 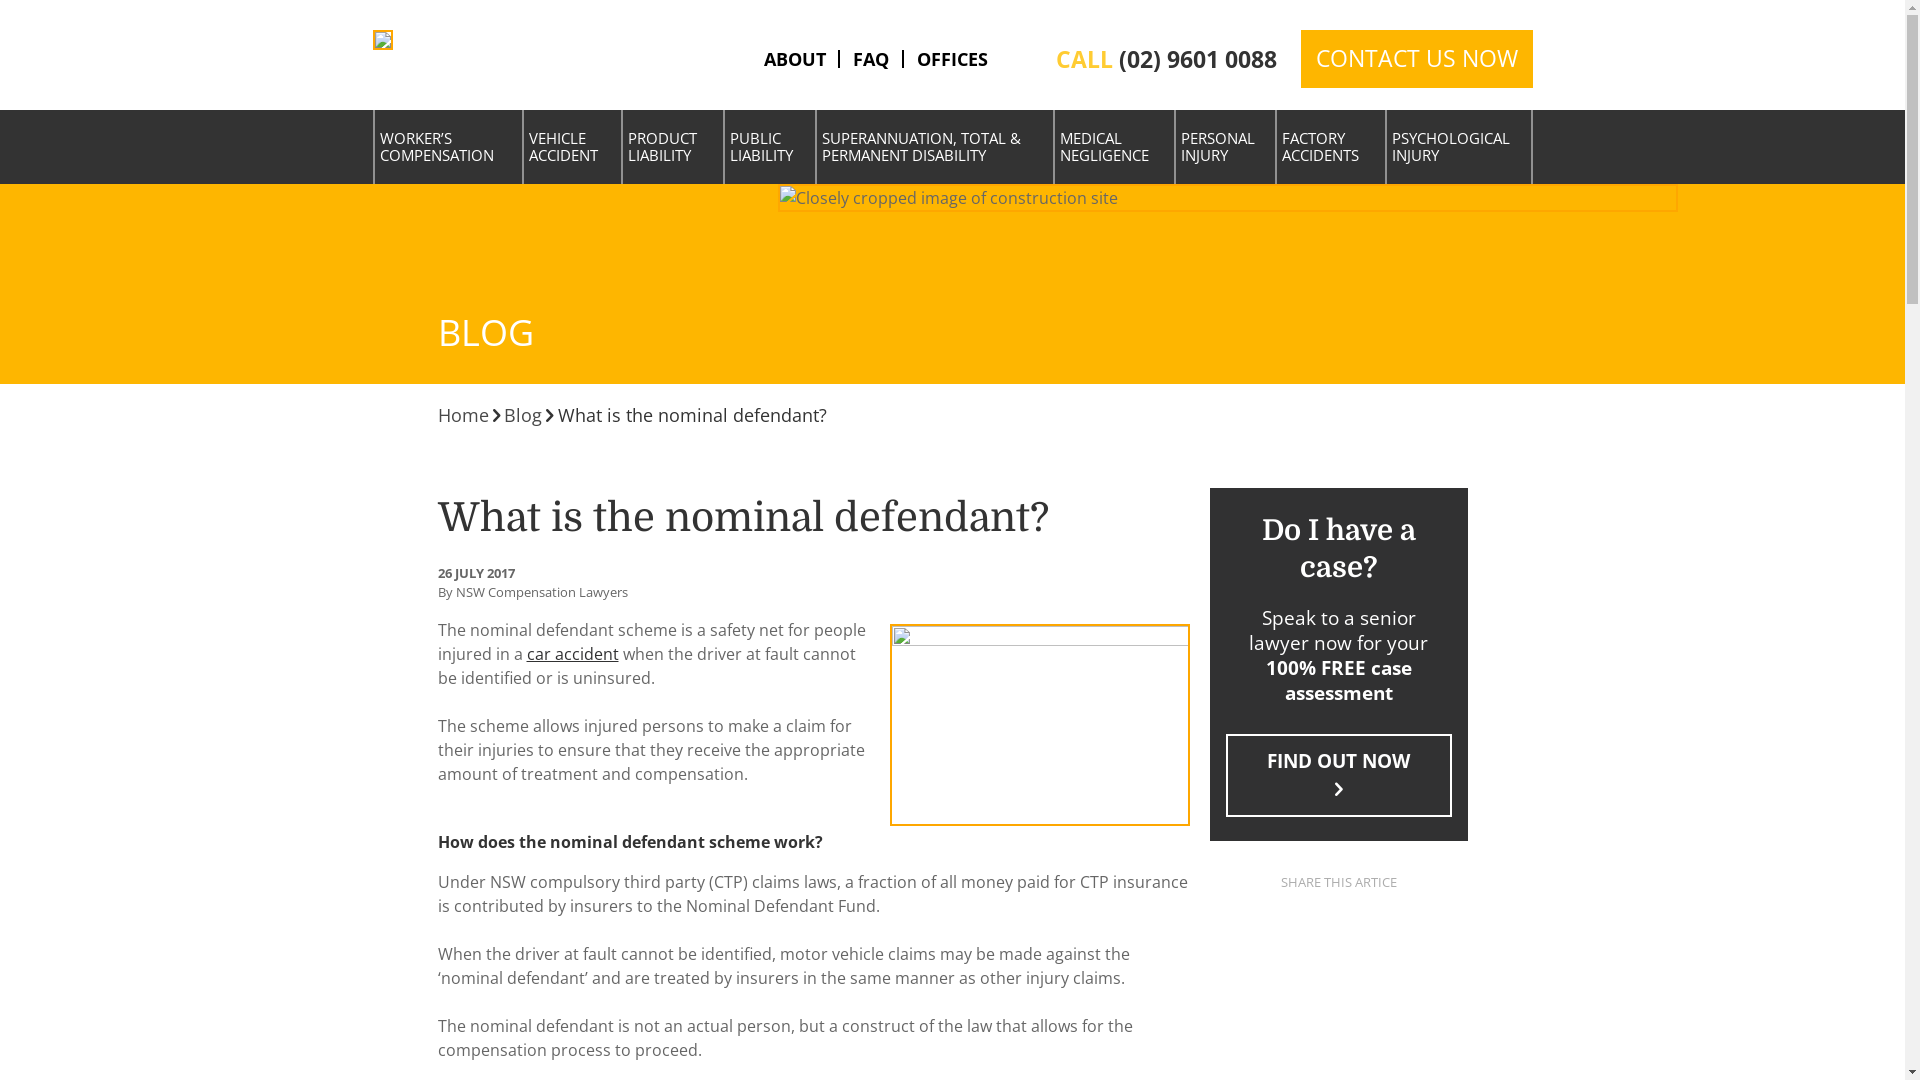 What do you see at coordinates (951, 57) in the screenshot?
I see `'OFFICES'` at bounding box center [951, 57].